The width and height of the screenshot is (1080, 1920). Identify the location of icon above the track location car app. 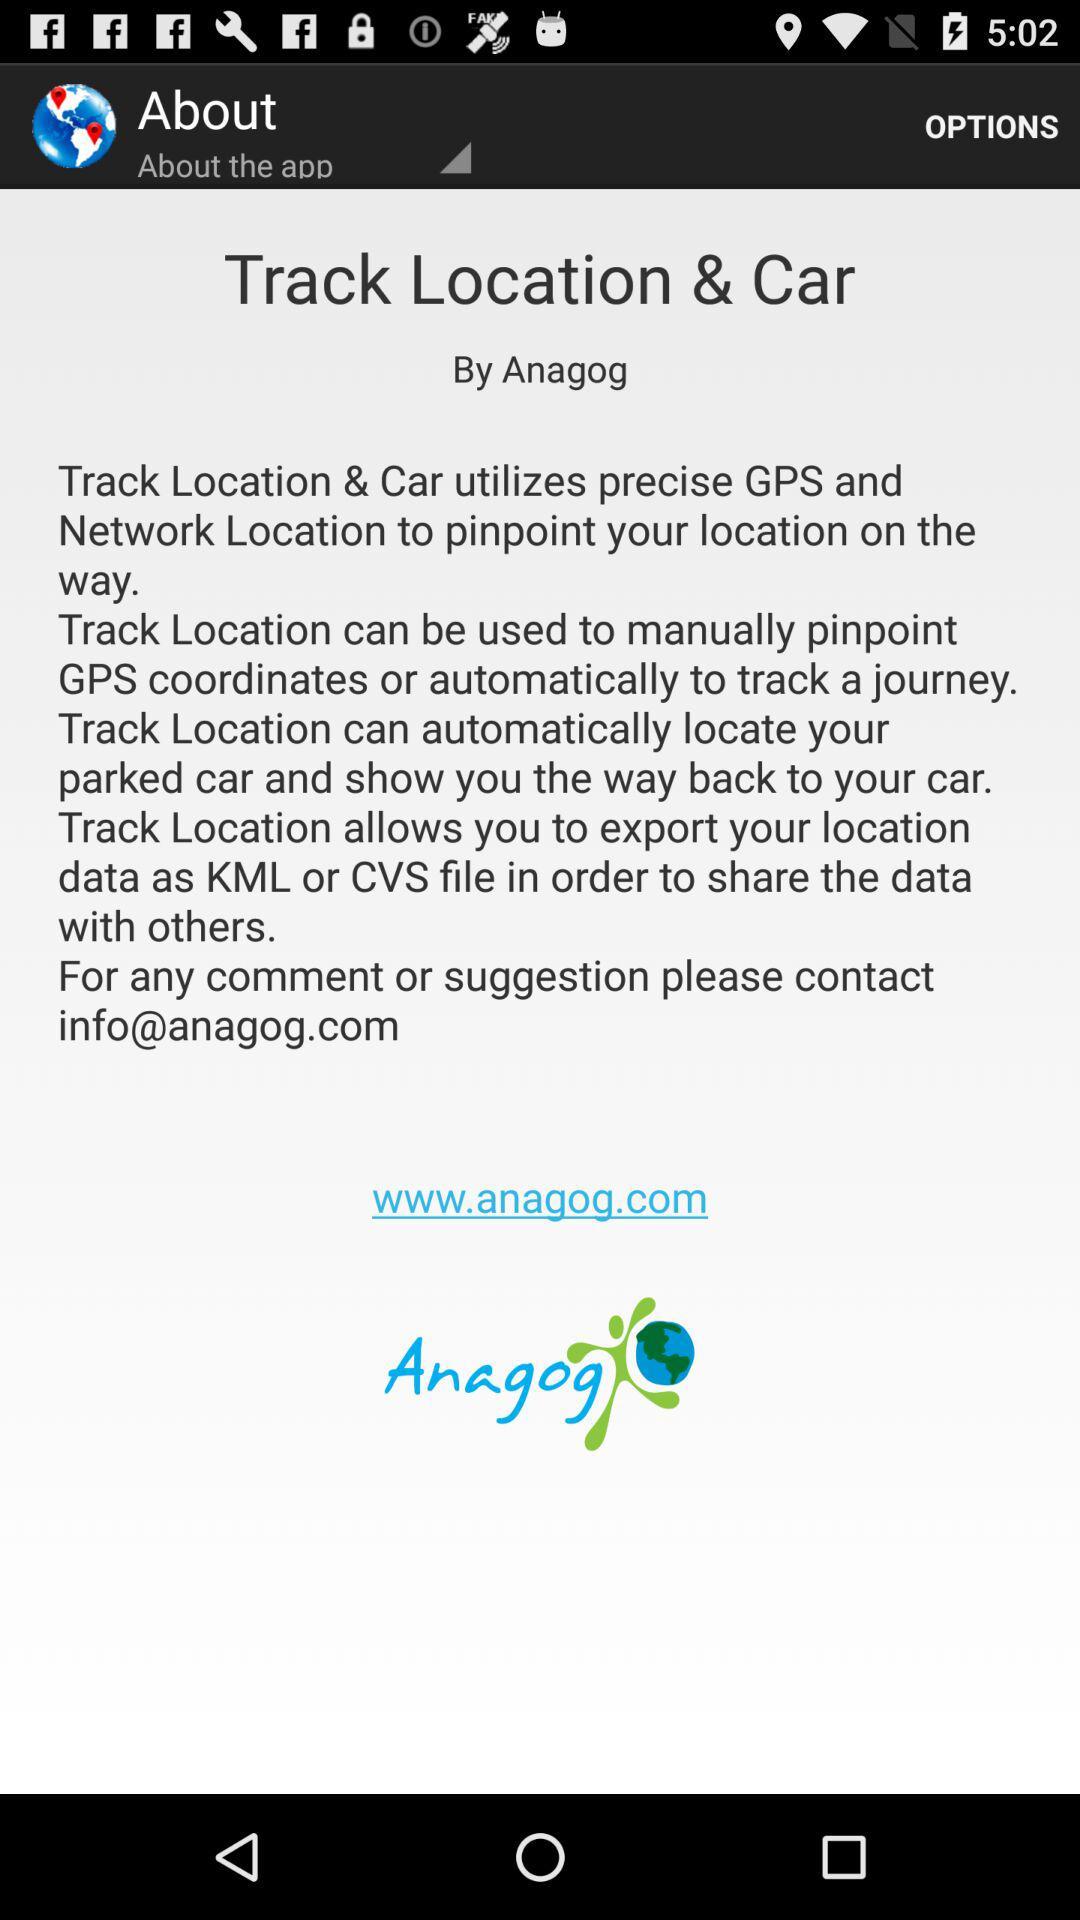
(991, 124).